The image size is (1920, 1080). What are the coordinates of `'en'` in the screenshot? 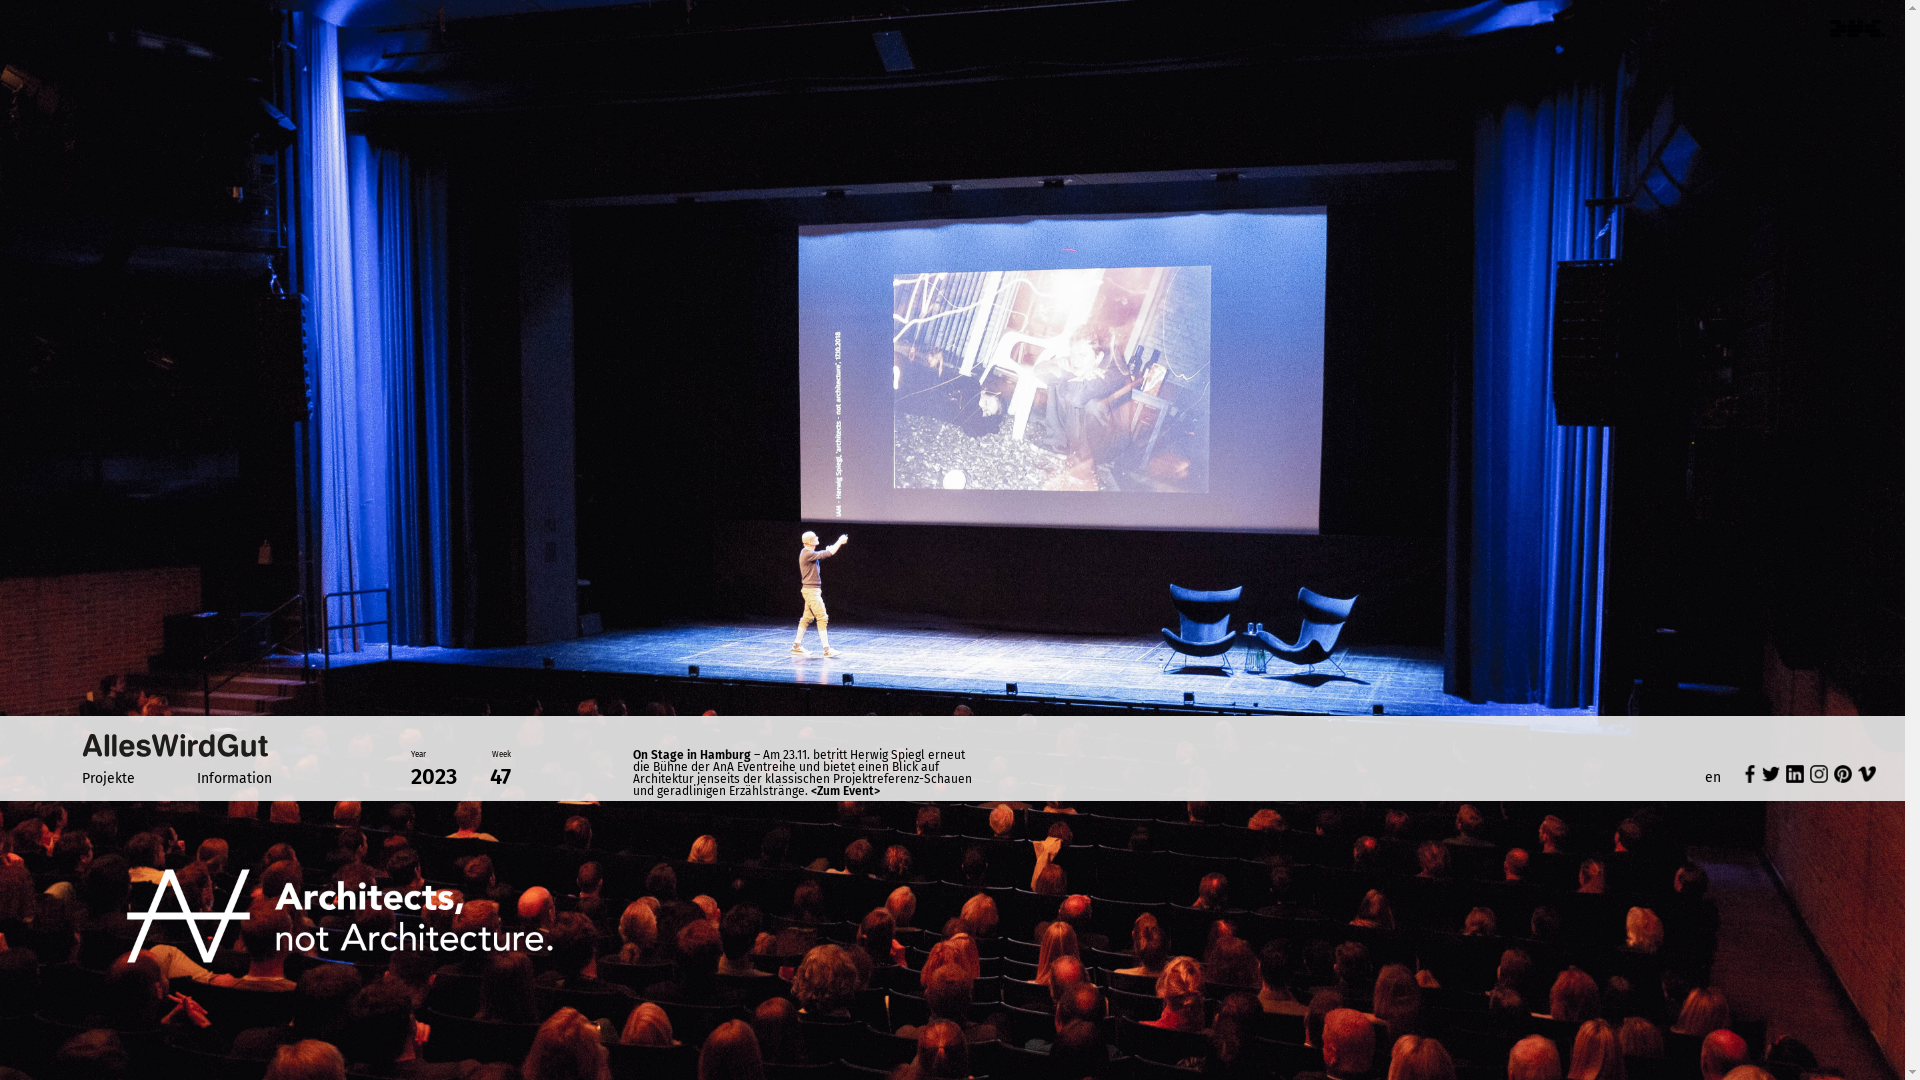 It's located at (1712, 776).